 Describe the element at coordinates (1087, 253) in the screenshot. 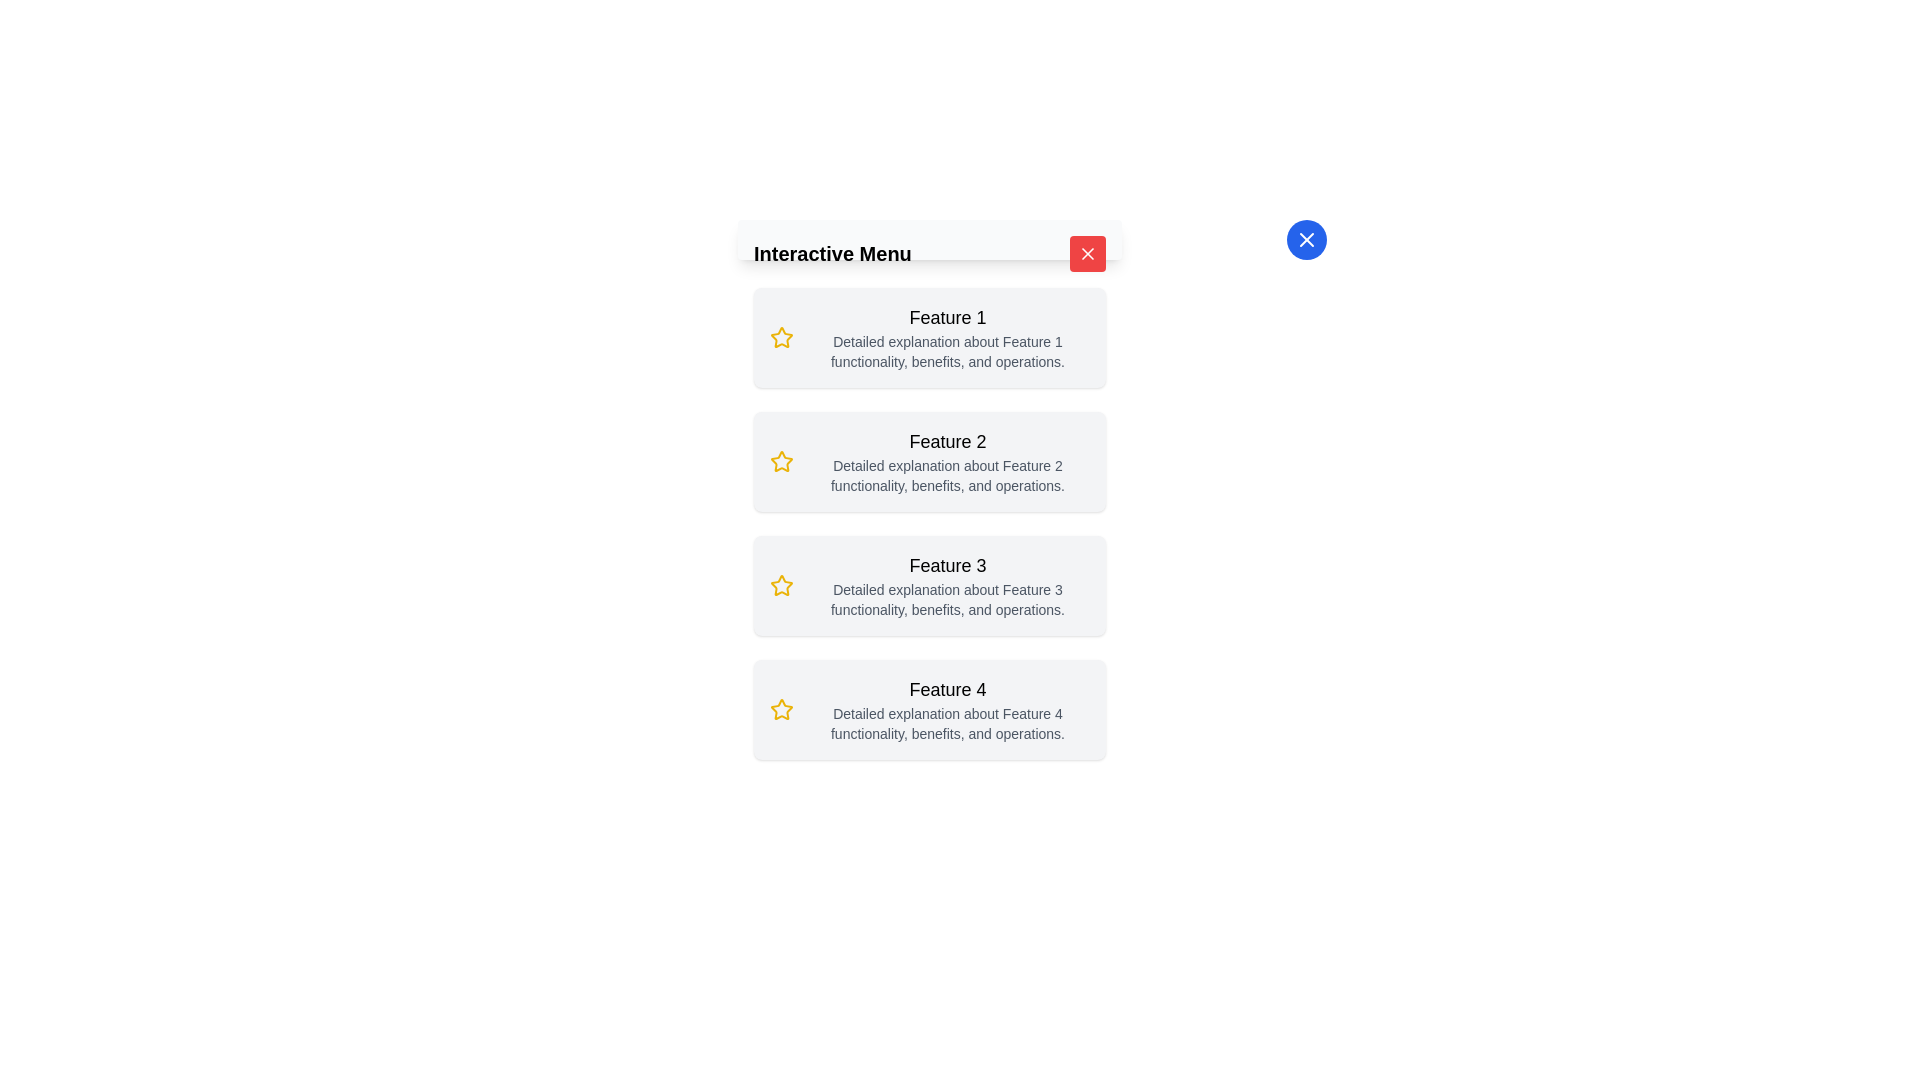

I see `the red circular button with a white 'X' icon located at the top-right corner of the 'Interactive Menu' header bar` at that location.